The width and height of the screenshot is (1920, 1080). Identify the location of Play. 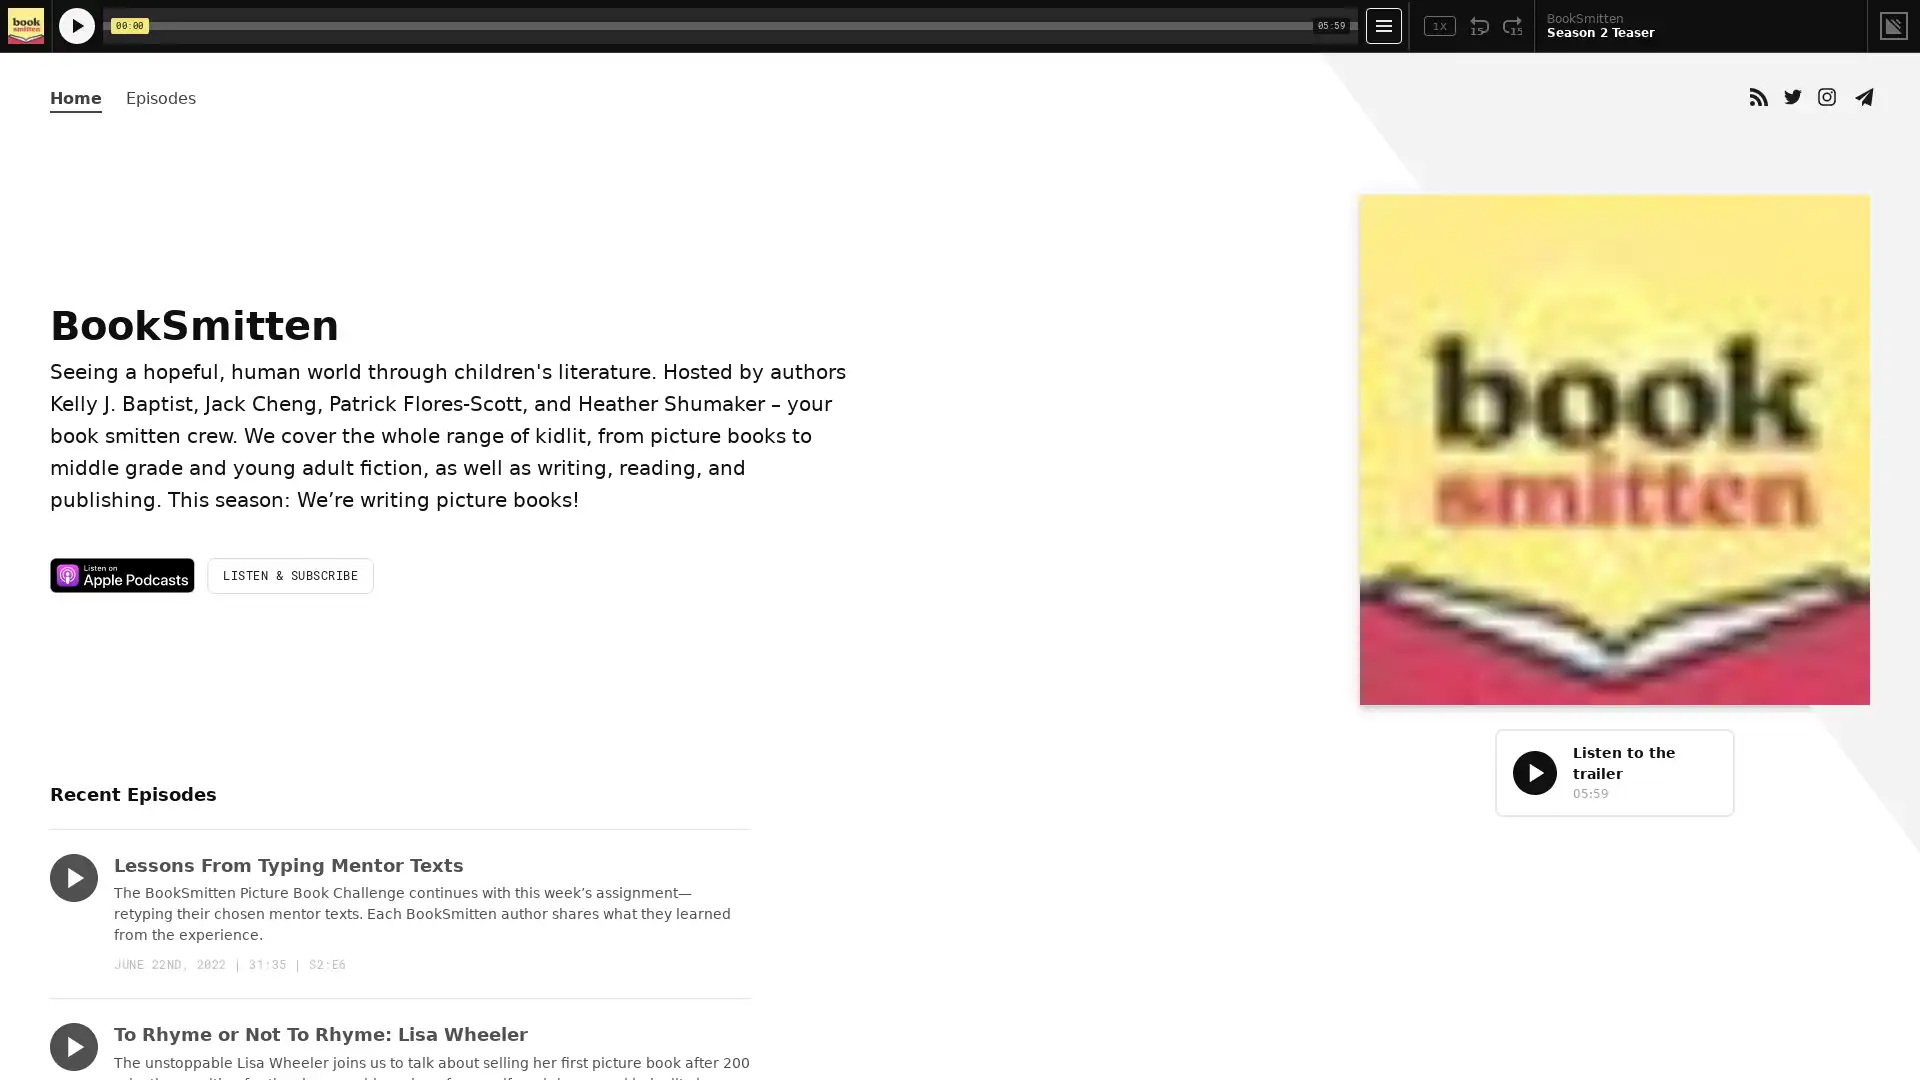
(73, 1045).